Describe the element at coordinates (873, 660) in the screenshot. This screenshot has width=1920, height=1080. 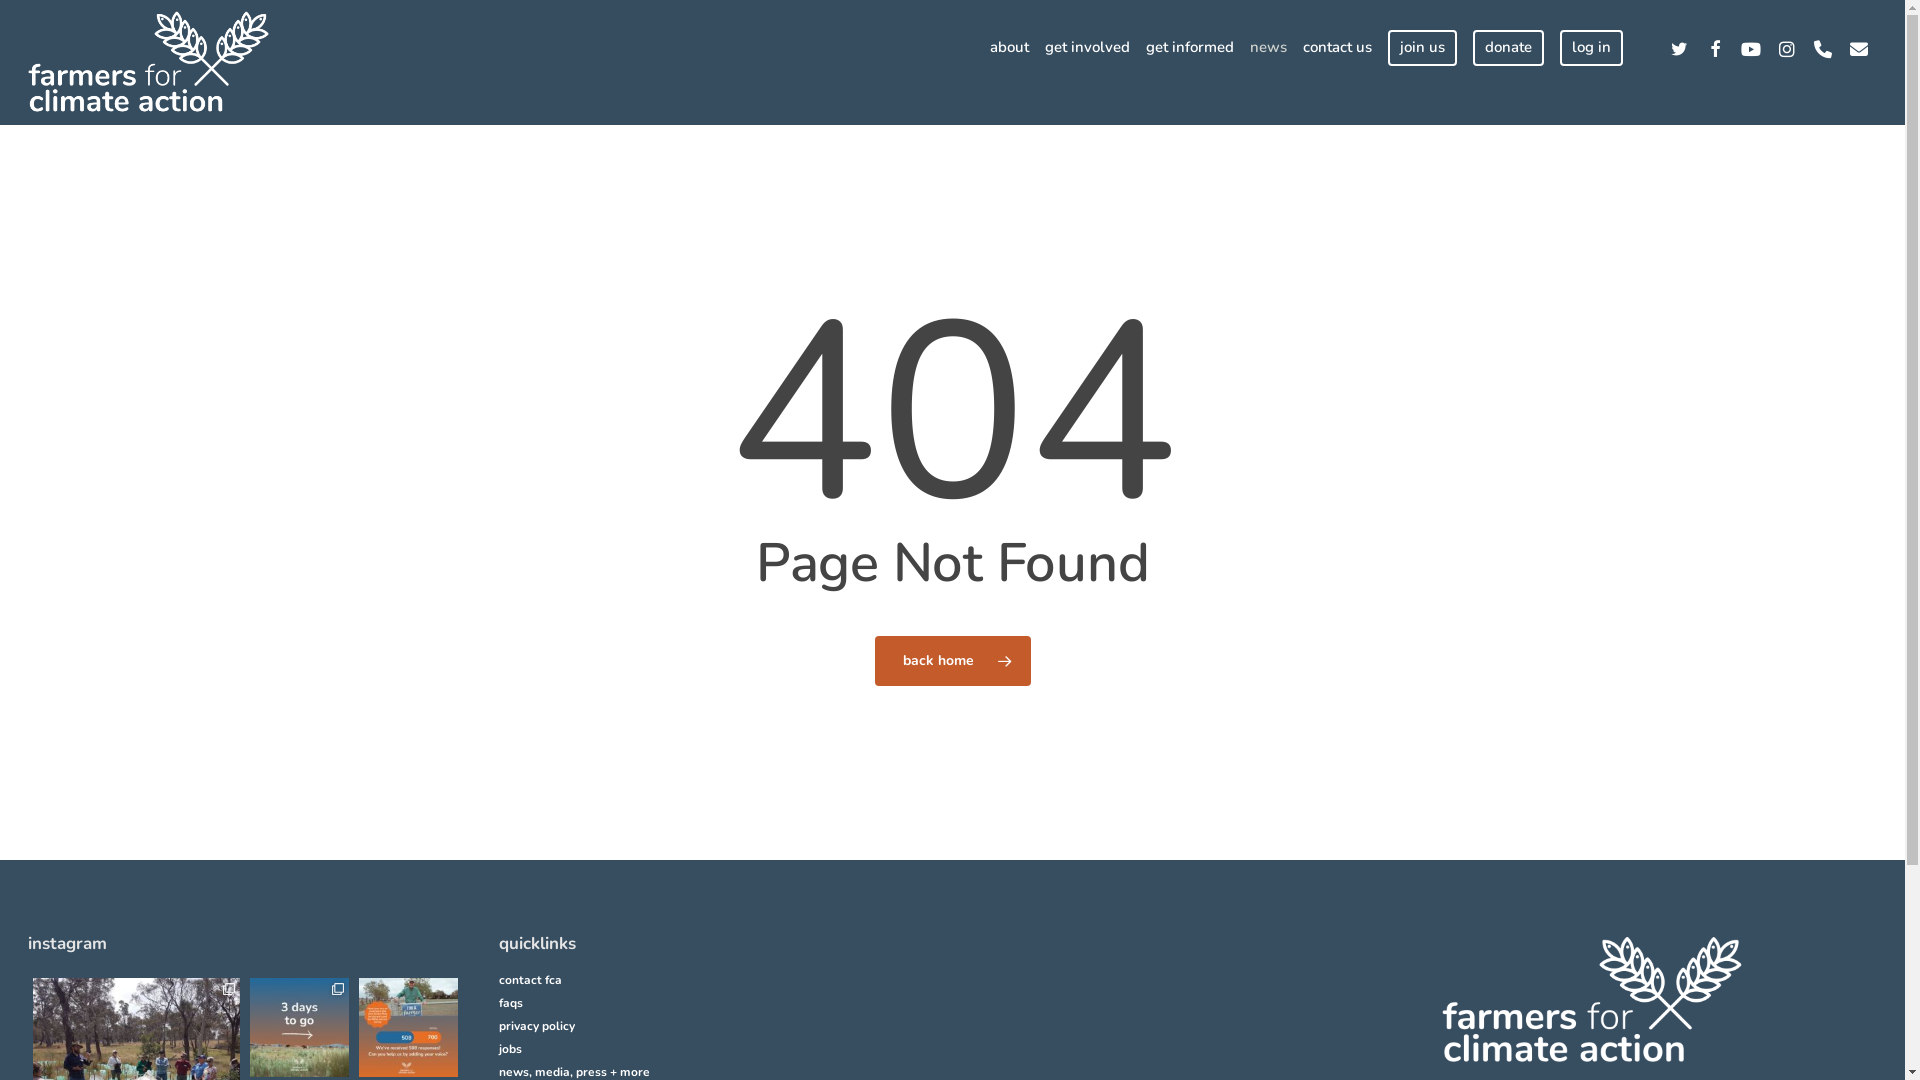
I see `'back home'` at that location.